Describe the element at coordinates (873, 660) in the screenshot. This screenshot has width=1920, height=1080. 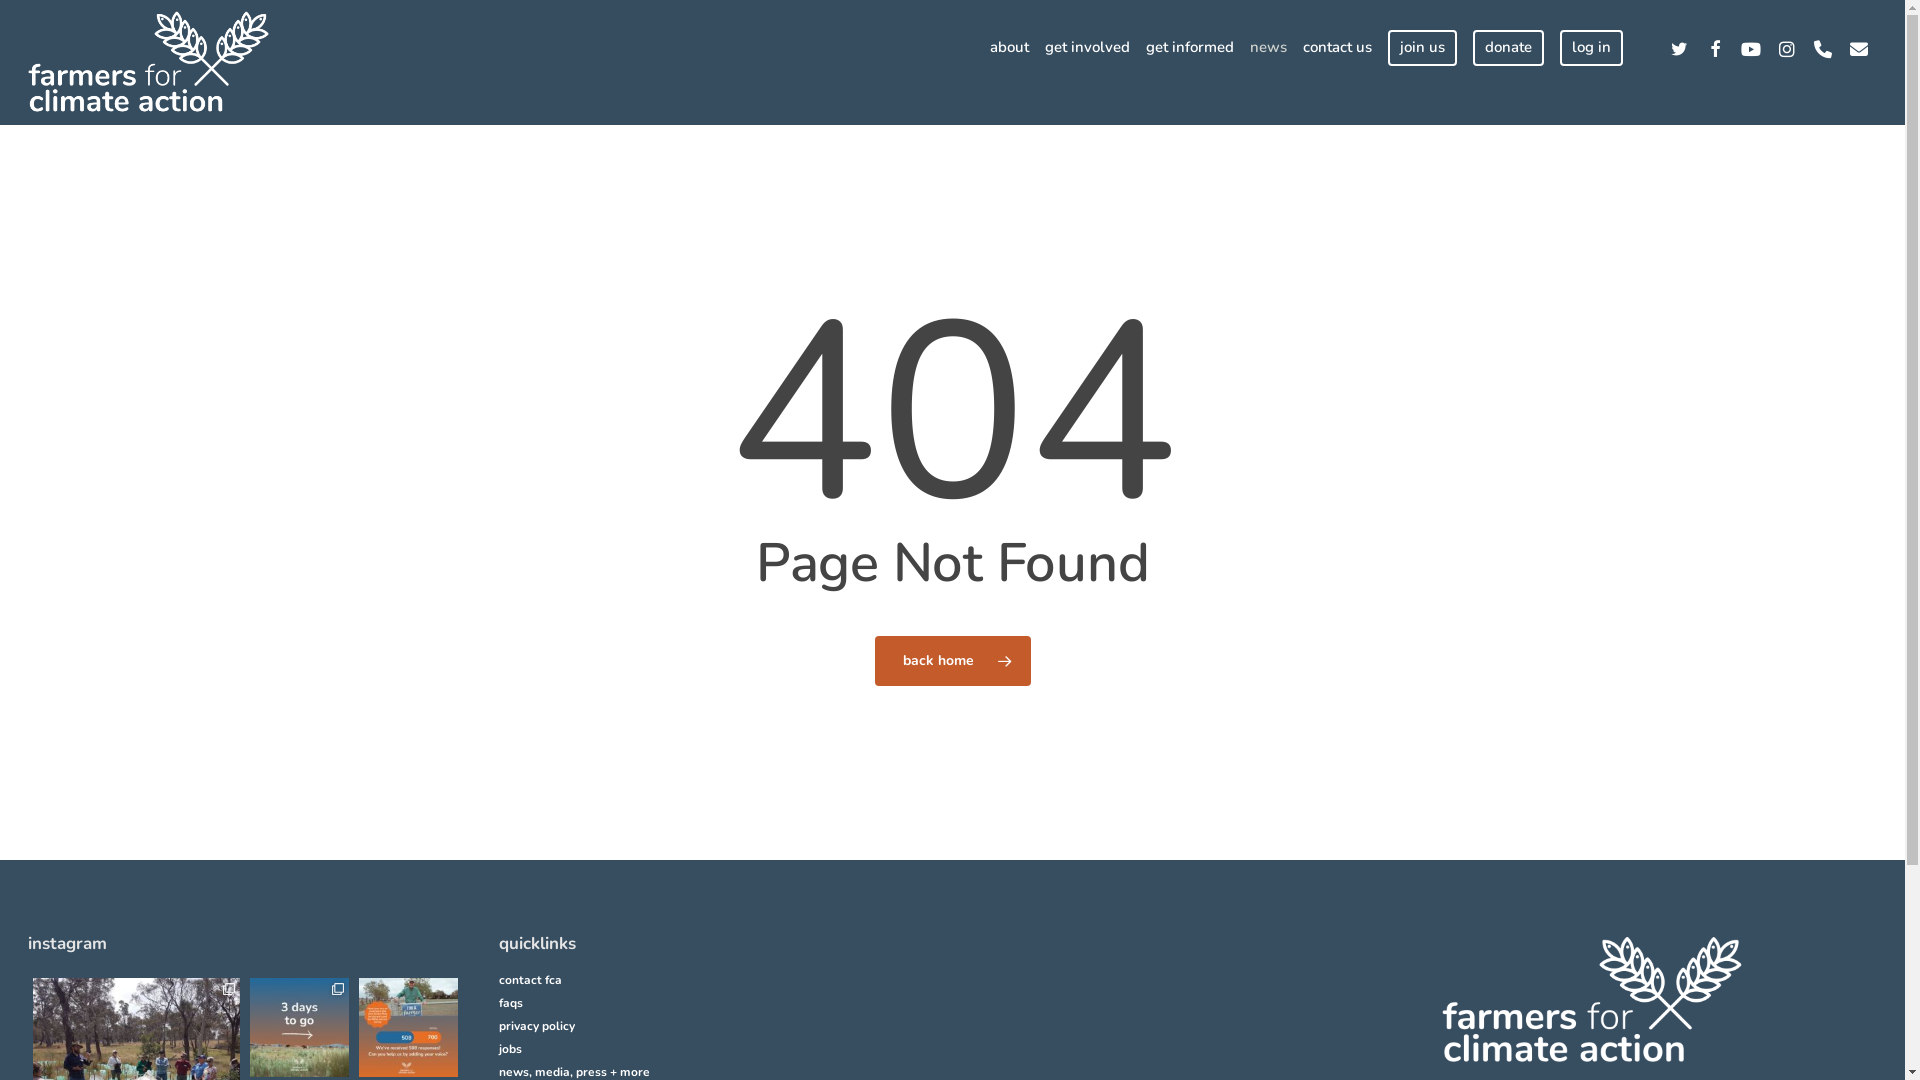
I see `'back home'` at that location.